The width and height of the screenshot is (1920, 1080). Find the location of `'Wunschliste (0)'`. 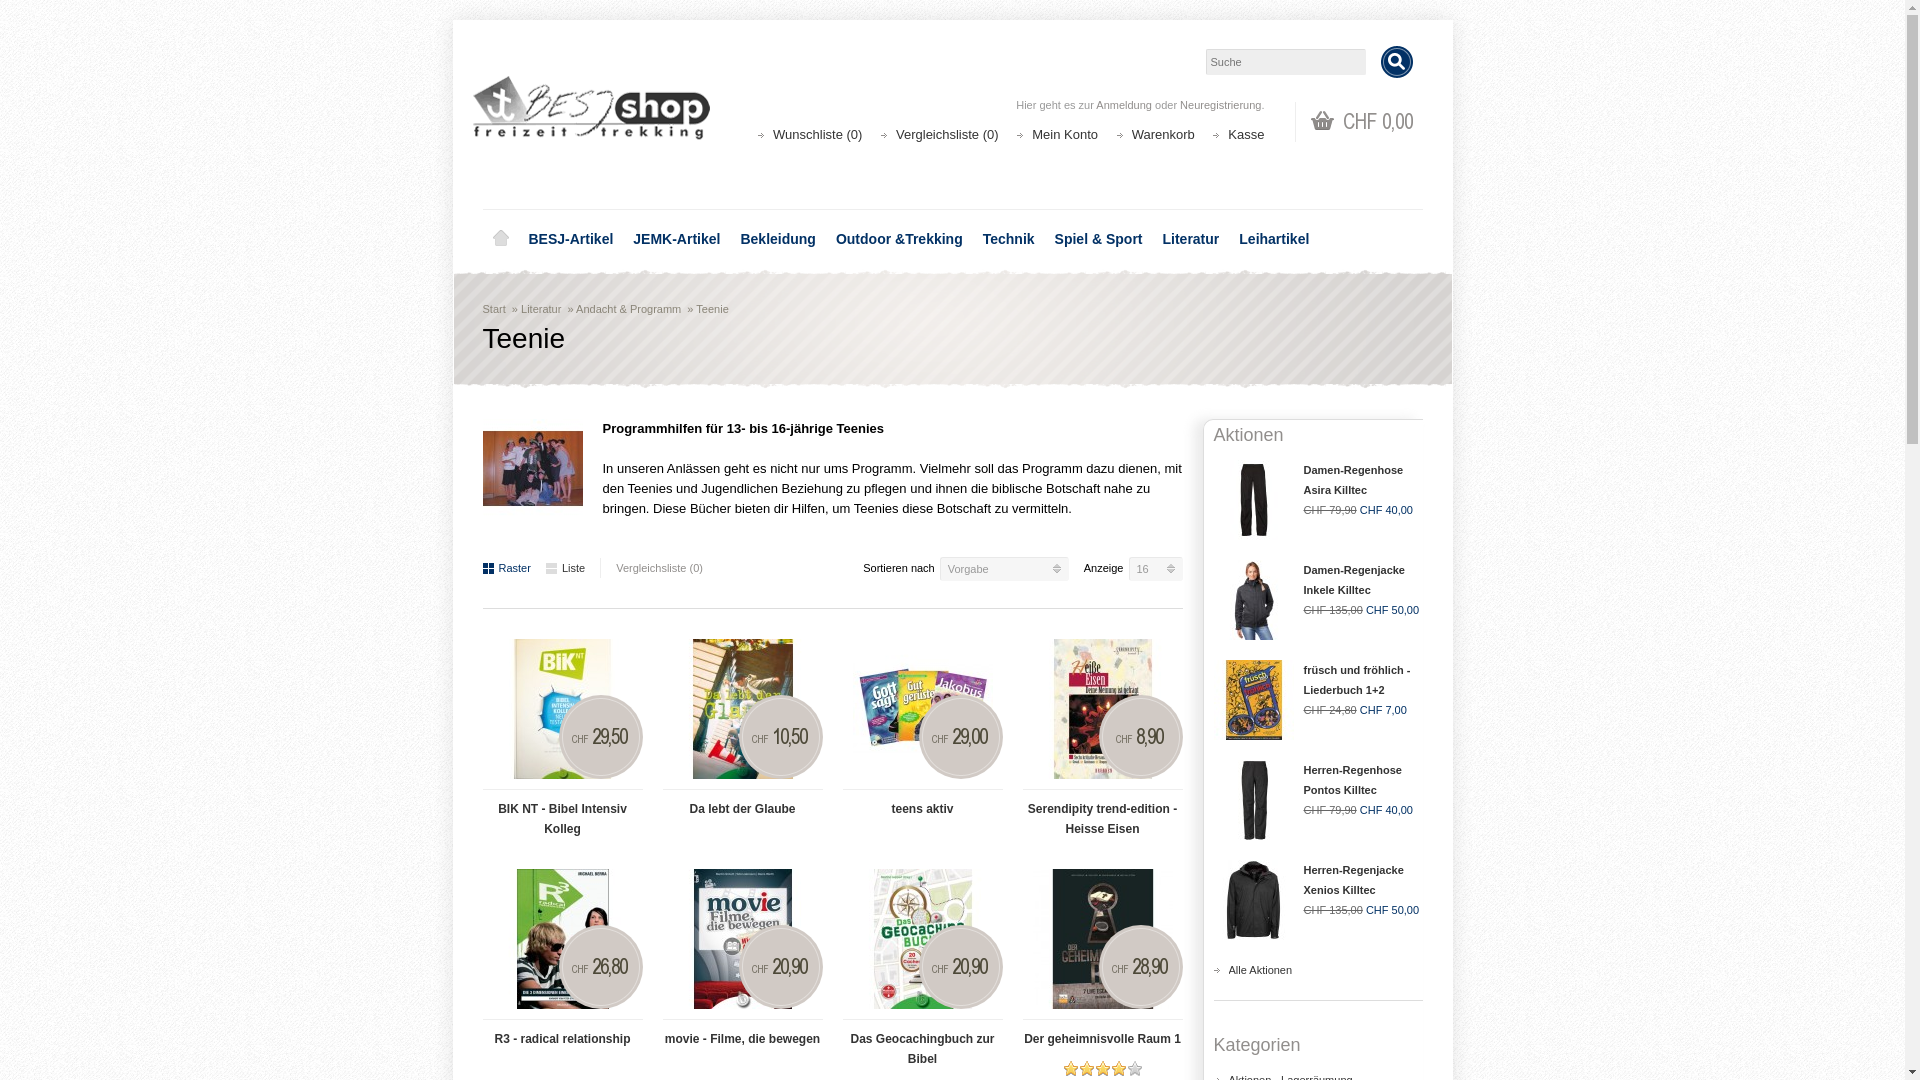

'Wunschliste (0)' is located at coordinates (817, 134).